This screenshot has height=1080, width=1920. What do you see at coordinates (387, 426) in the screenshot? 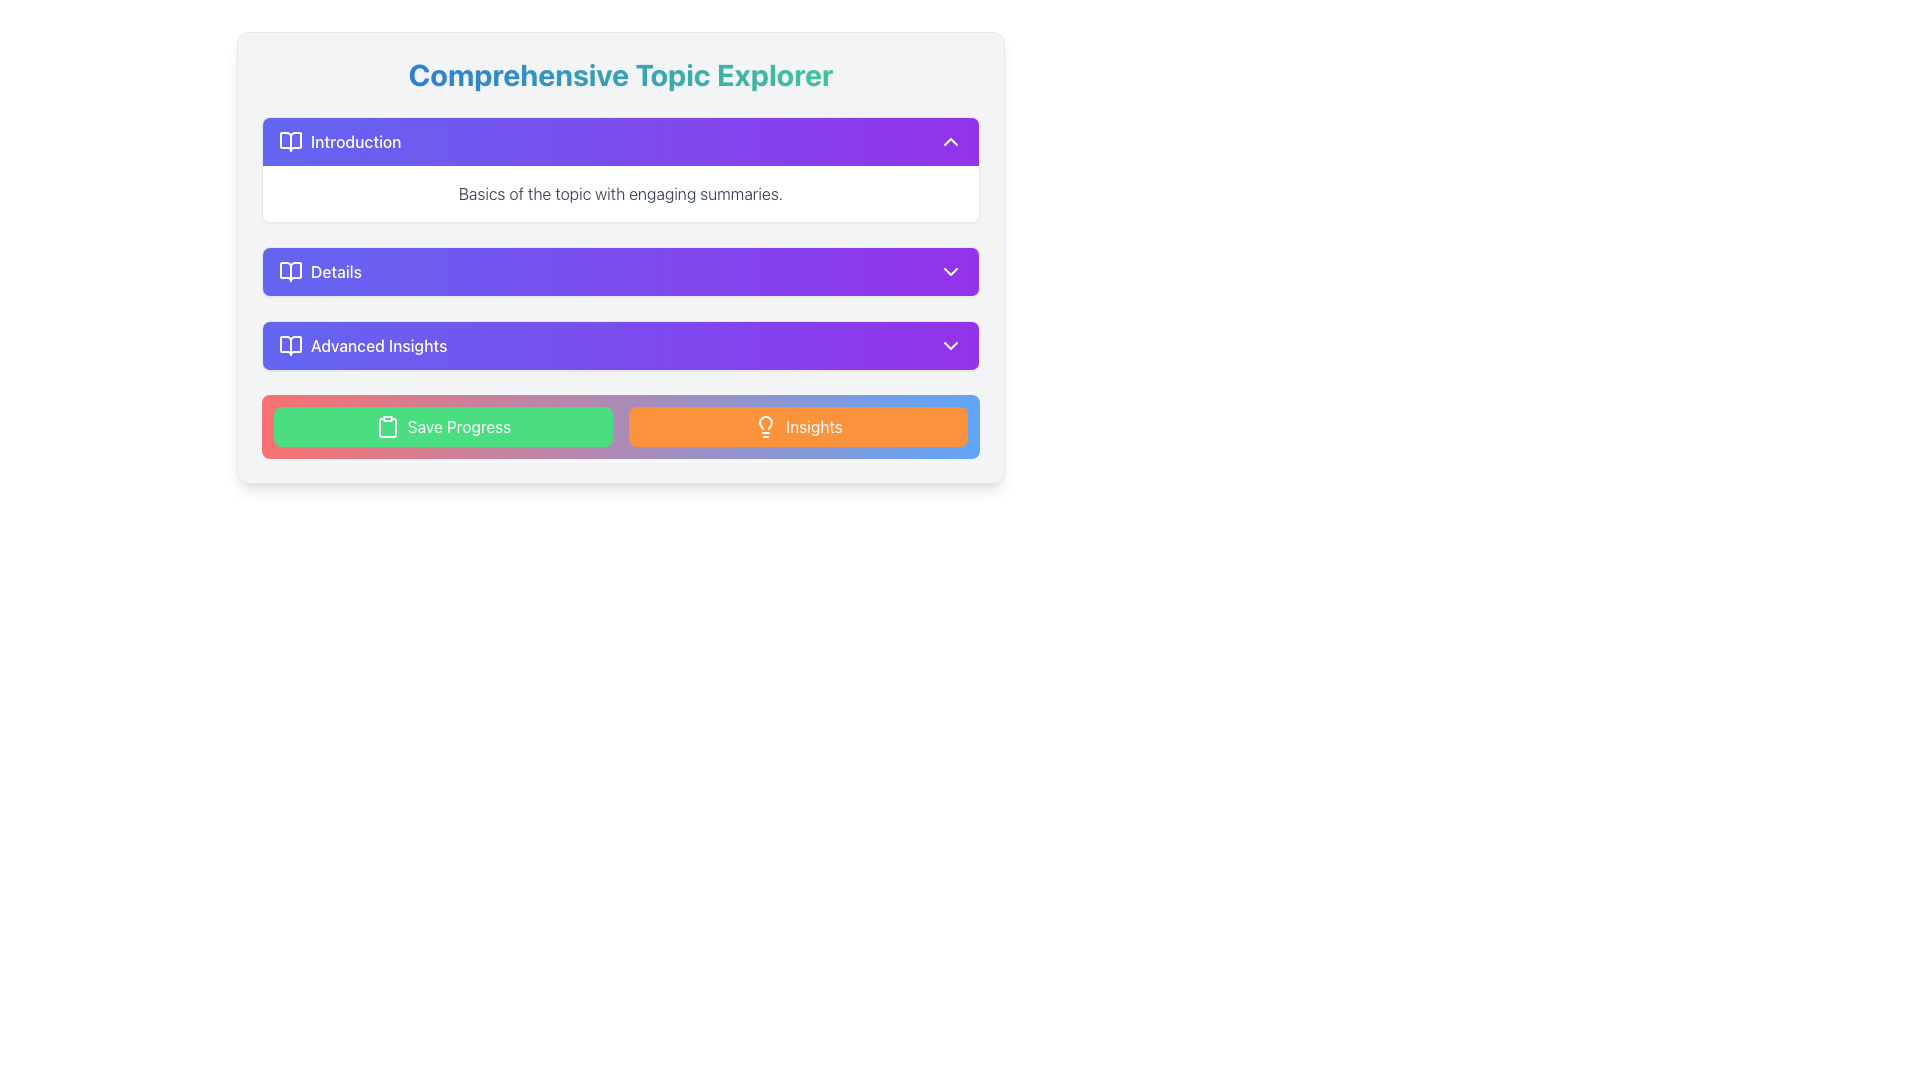
I see `the decorative save progress icon located to the left of the 'Save Progress' button text` at bounding box center [387, 426].